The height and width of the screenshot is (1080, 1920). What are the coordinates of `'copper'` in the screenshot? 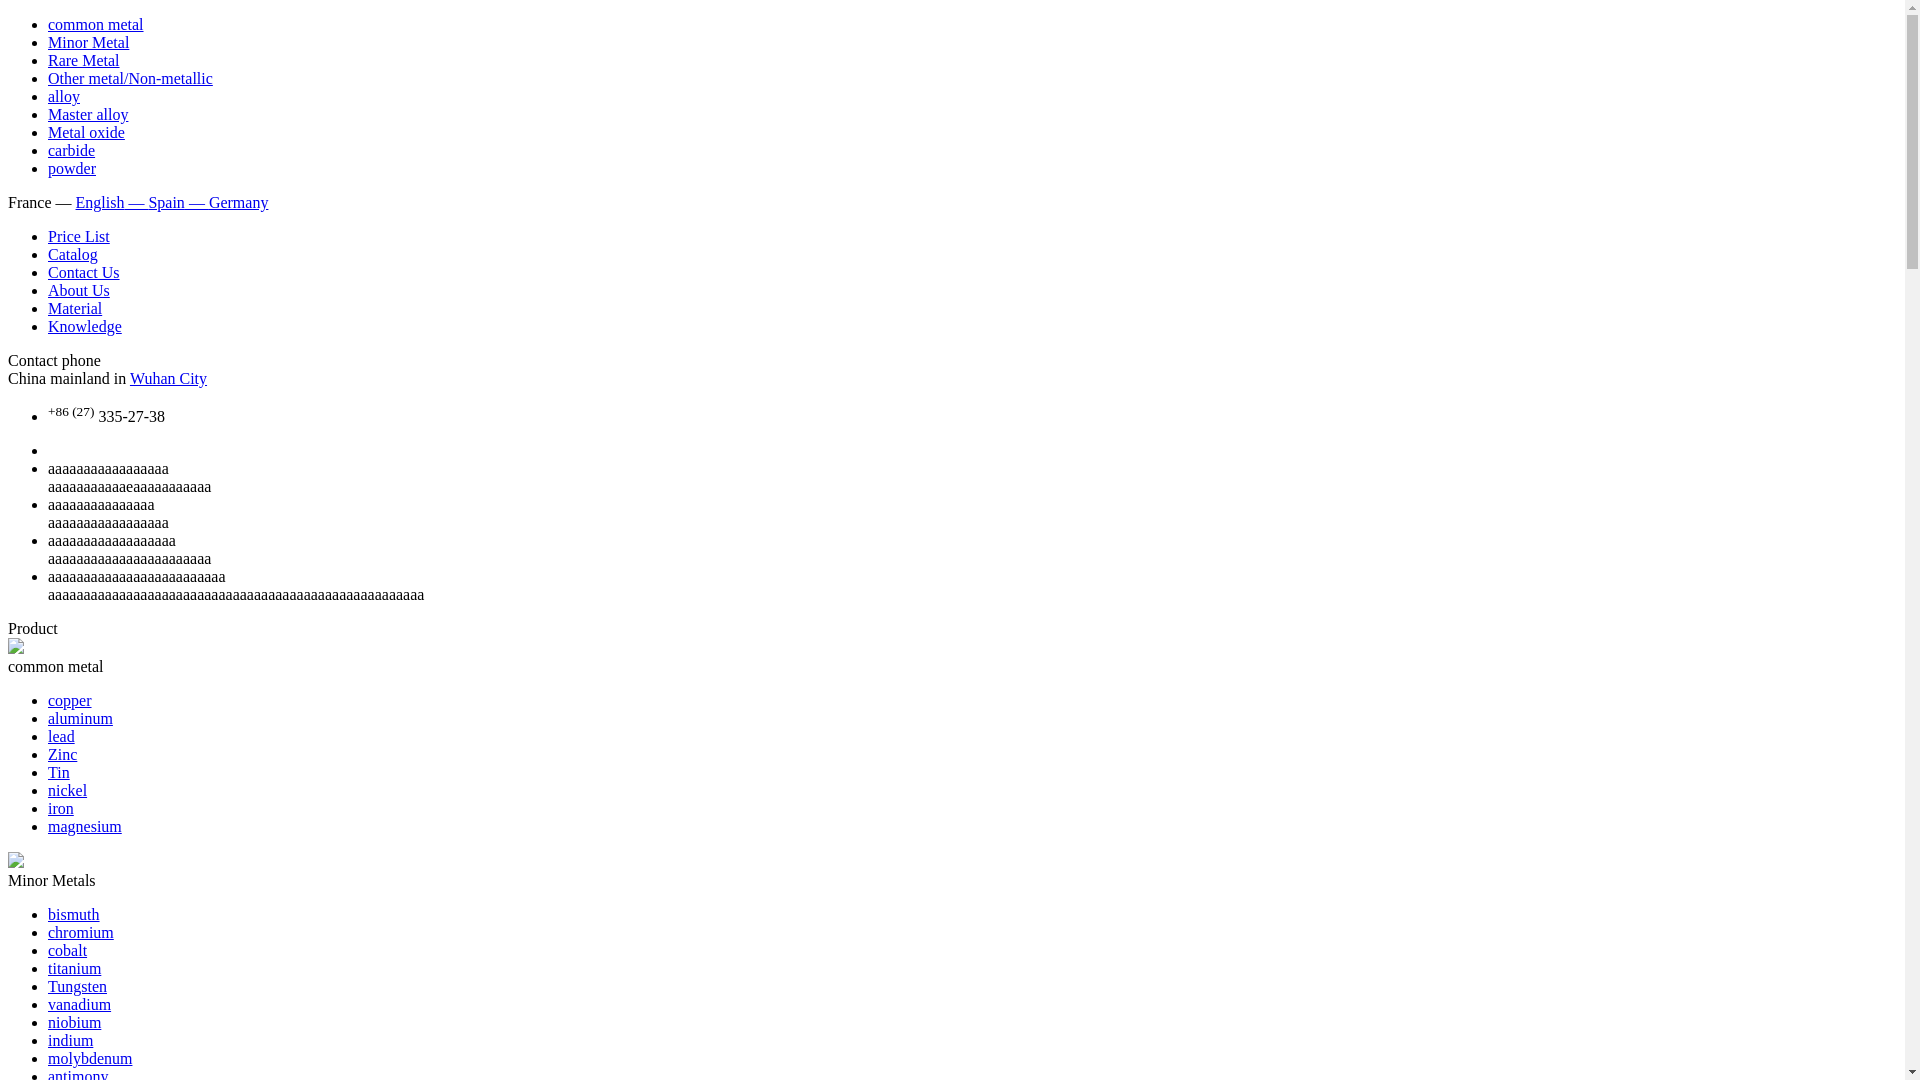 It's located at (70, 699).